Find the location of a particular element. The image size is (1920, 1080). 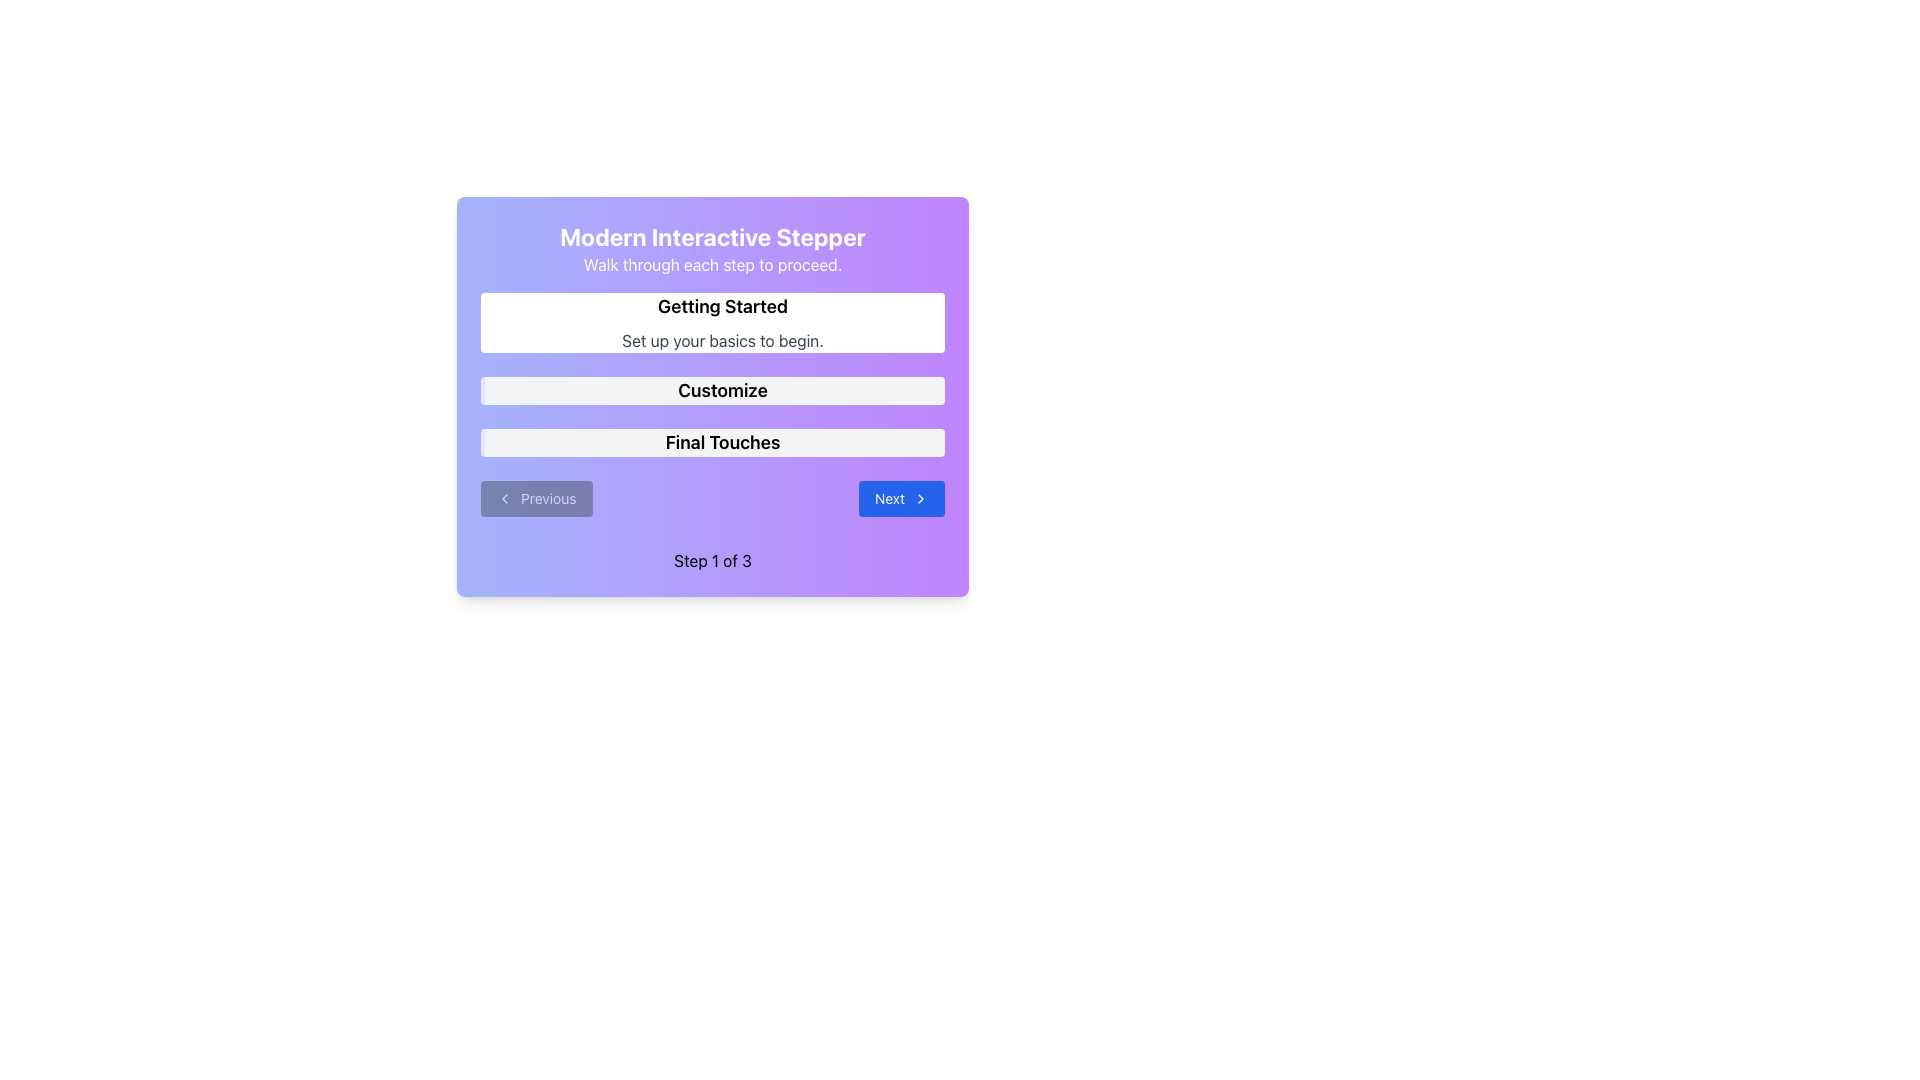

the text label reading 'Step 1 of 3', which is centered at the bottom of the interface, directly beneath the 'Previous' and 'Next' buttons is located at coordinates (713, 560).